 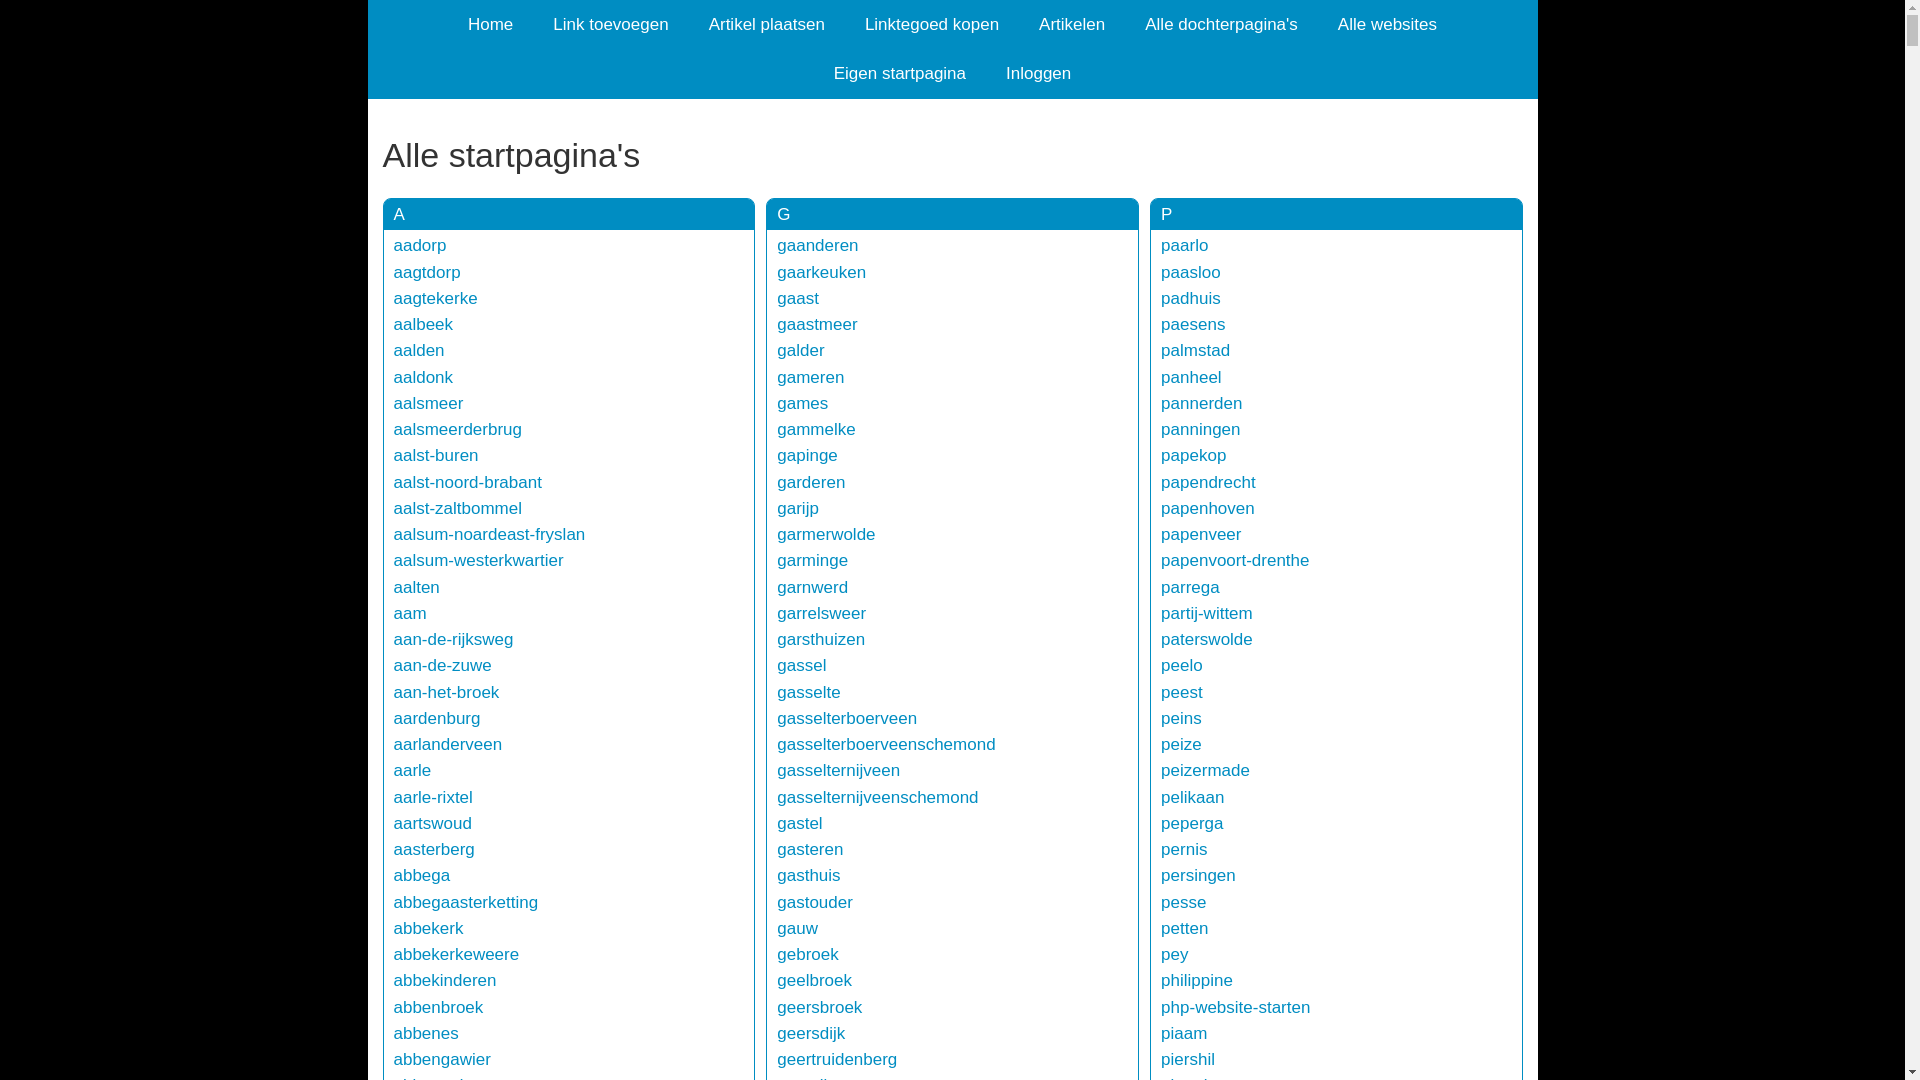 What do you see at coordinates (393, 849) in the screenshot?
I see `'aasterberg'` at bounding box center [393, 849].